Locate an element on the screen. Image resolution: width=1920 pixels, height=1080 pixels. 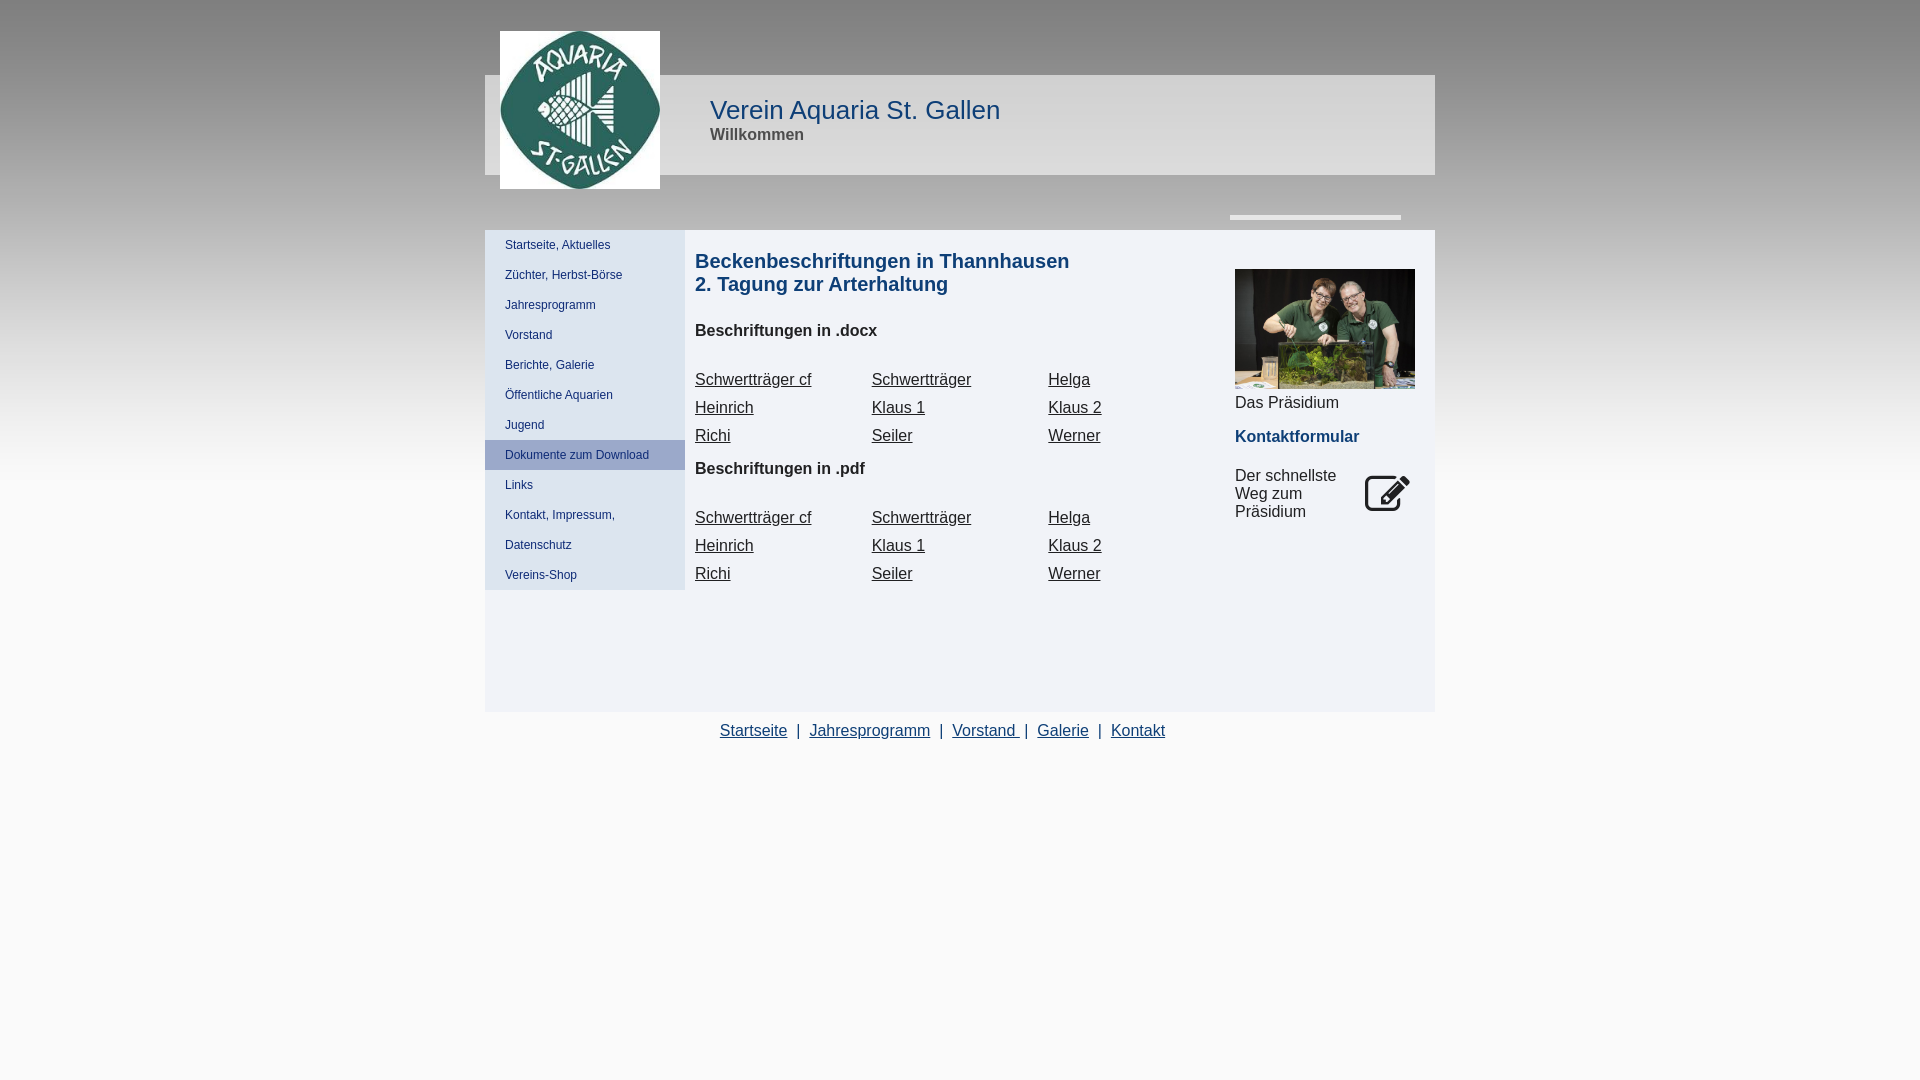
'Kontakt' is located at coordinates (1137, 730).